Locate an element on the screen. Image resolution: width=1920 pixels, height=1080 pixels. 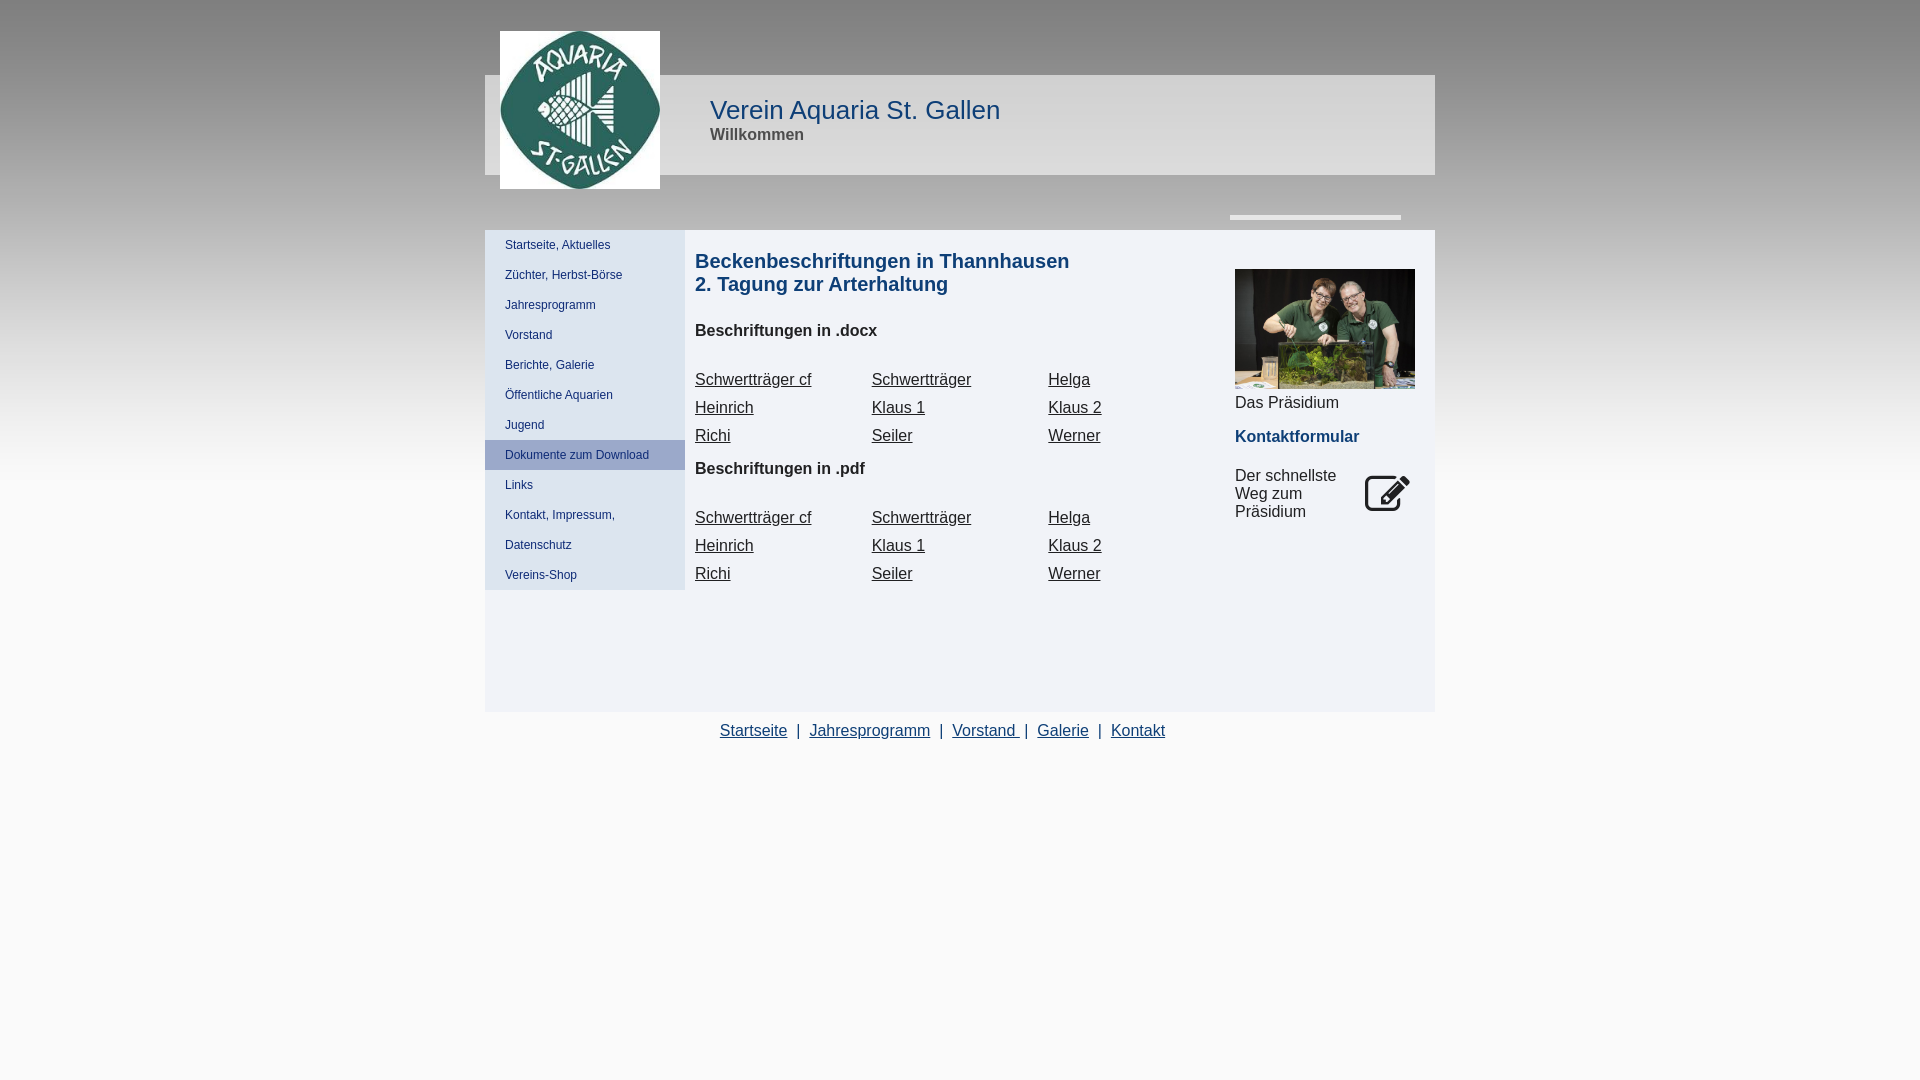
'Kontakt' is located at coordinates (1137, 730).